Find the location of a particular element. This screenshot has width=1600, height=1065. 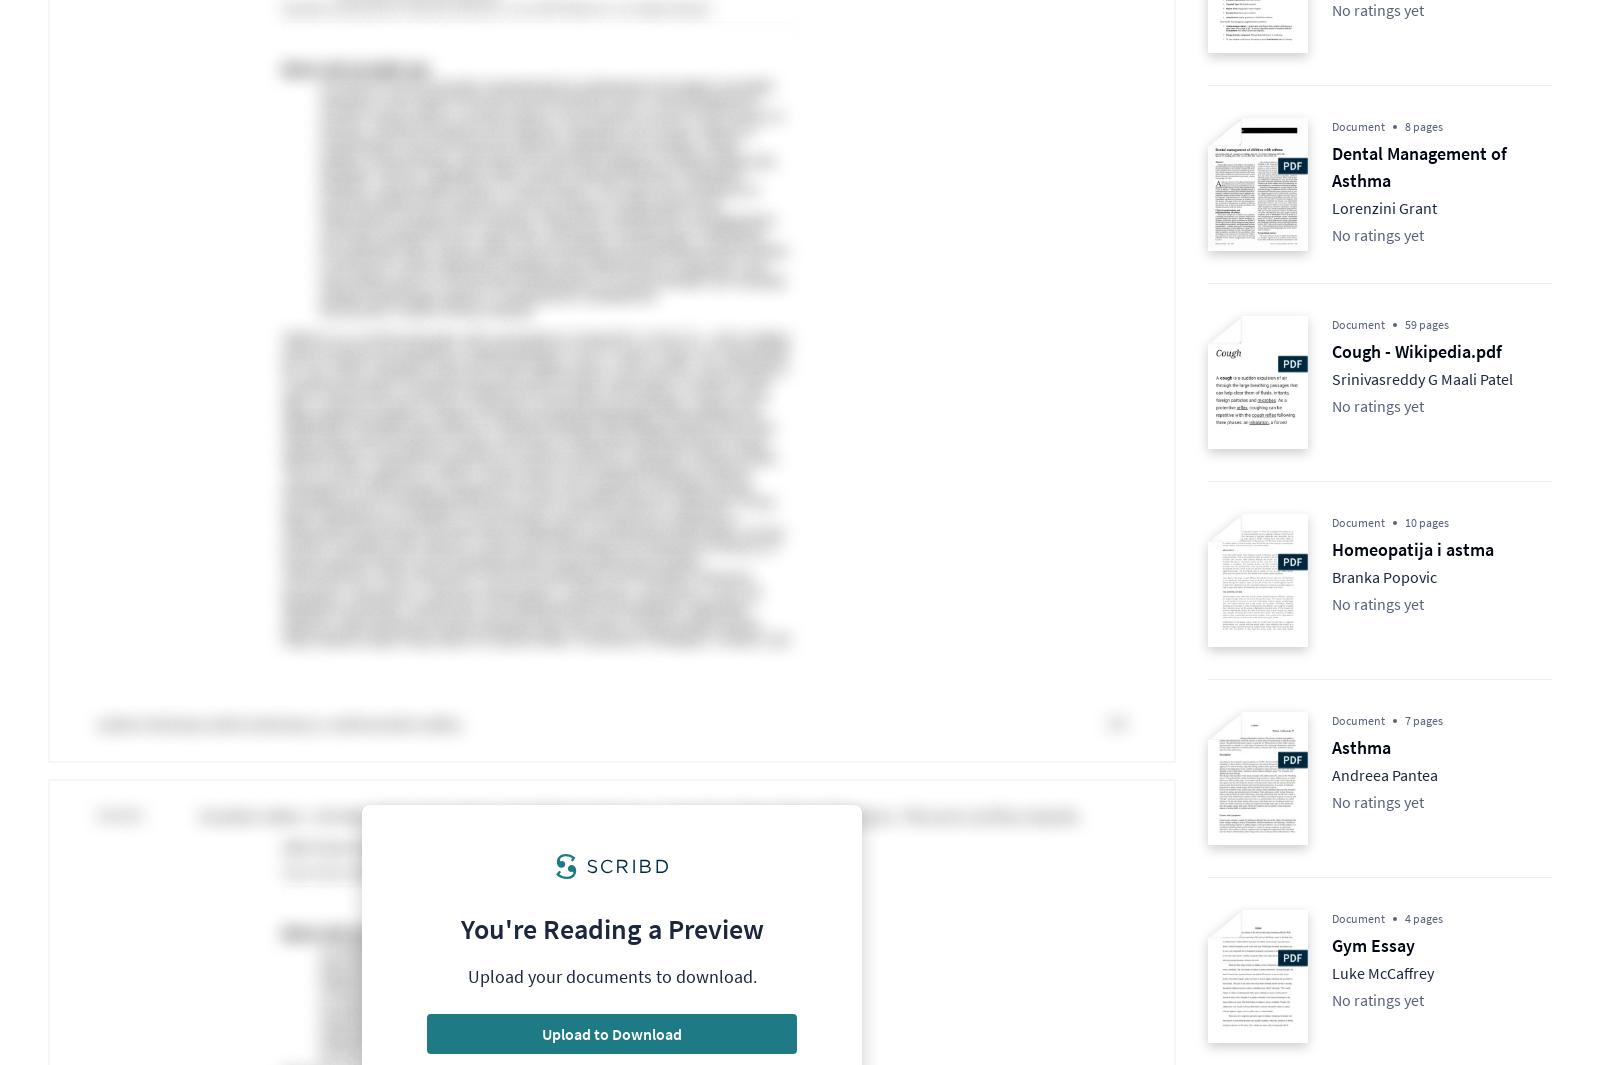

'10 pages' is located at coordinates (1404, 521).